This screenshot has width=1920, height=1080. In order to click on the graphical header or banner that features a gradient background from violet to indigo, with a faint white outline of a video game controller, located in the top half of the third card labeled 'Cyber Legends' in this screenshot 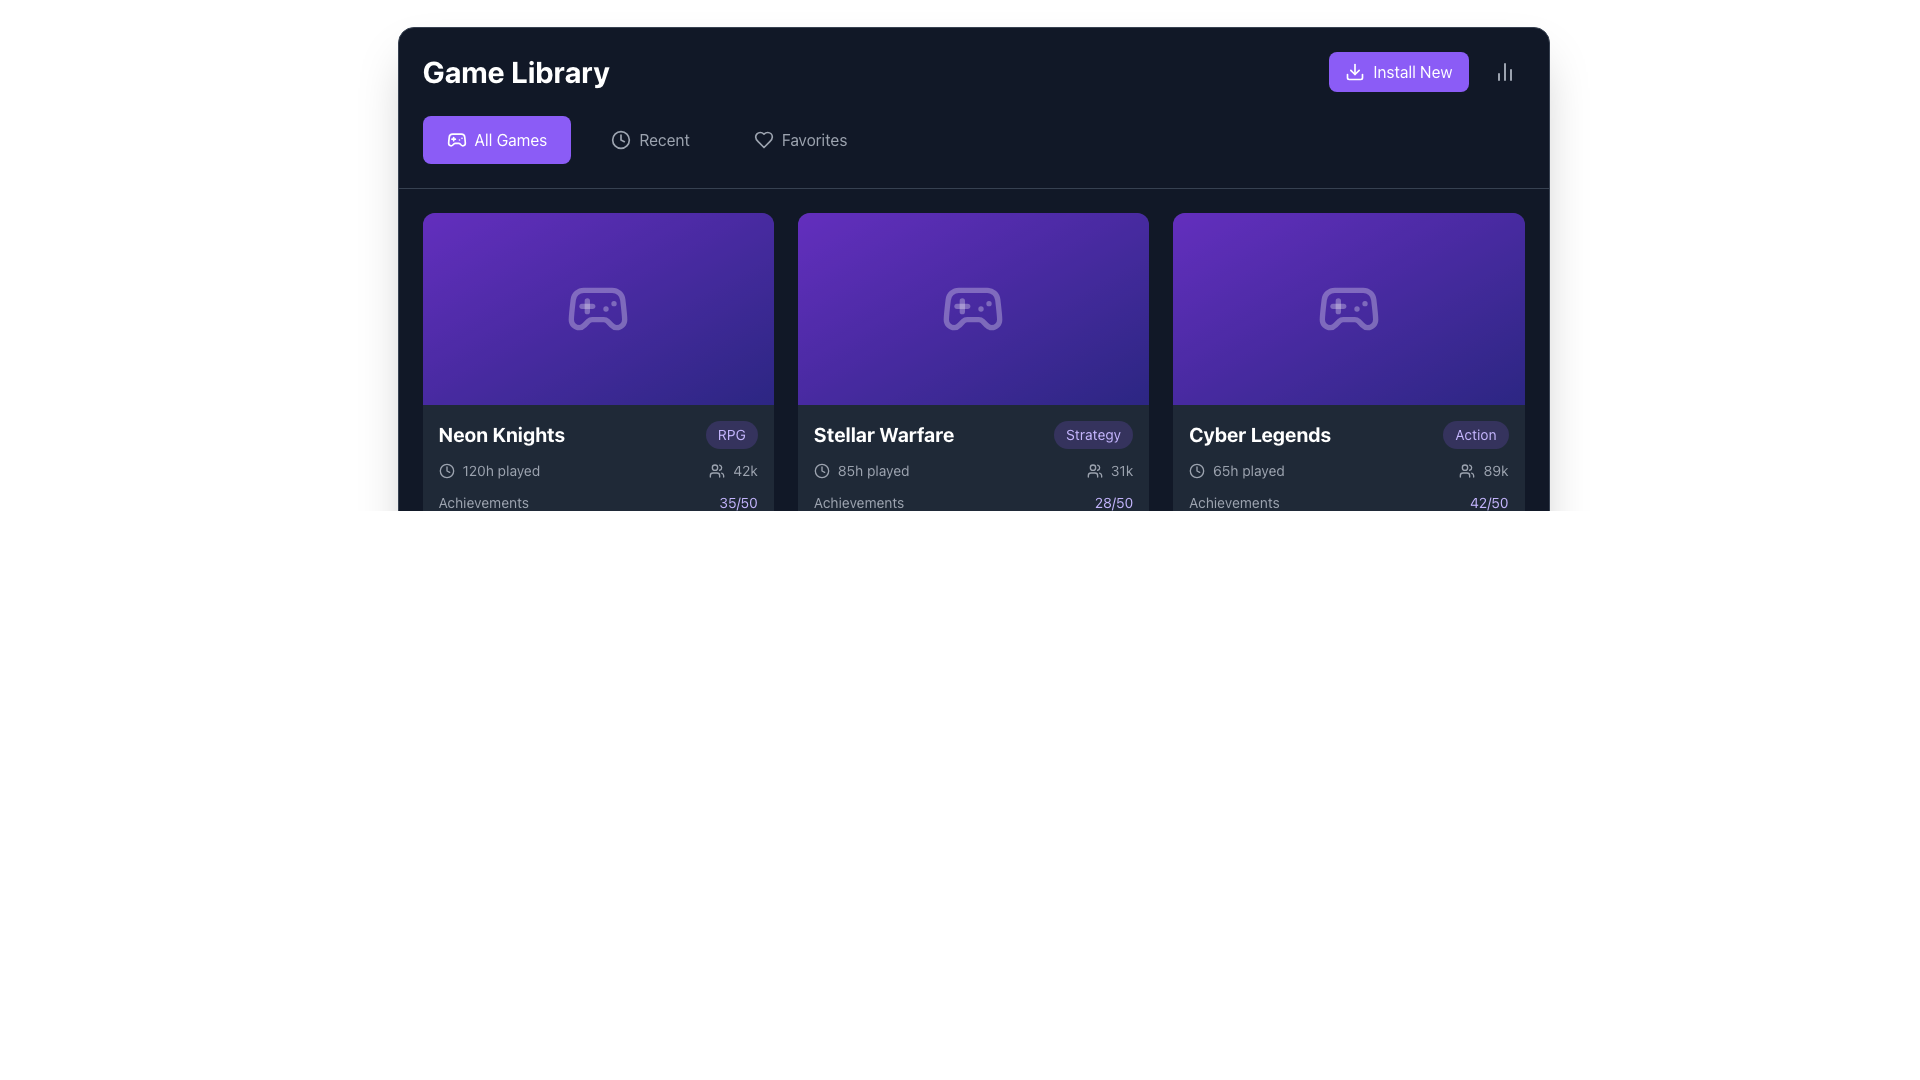, I will do `click(1348, 308)`.